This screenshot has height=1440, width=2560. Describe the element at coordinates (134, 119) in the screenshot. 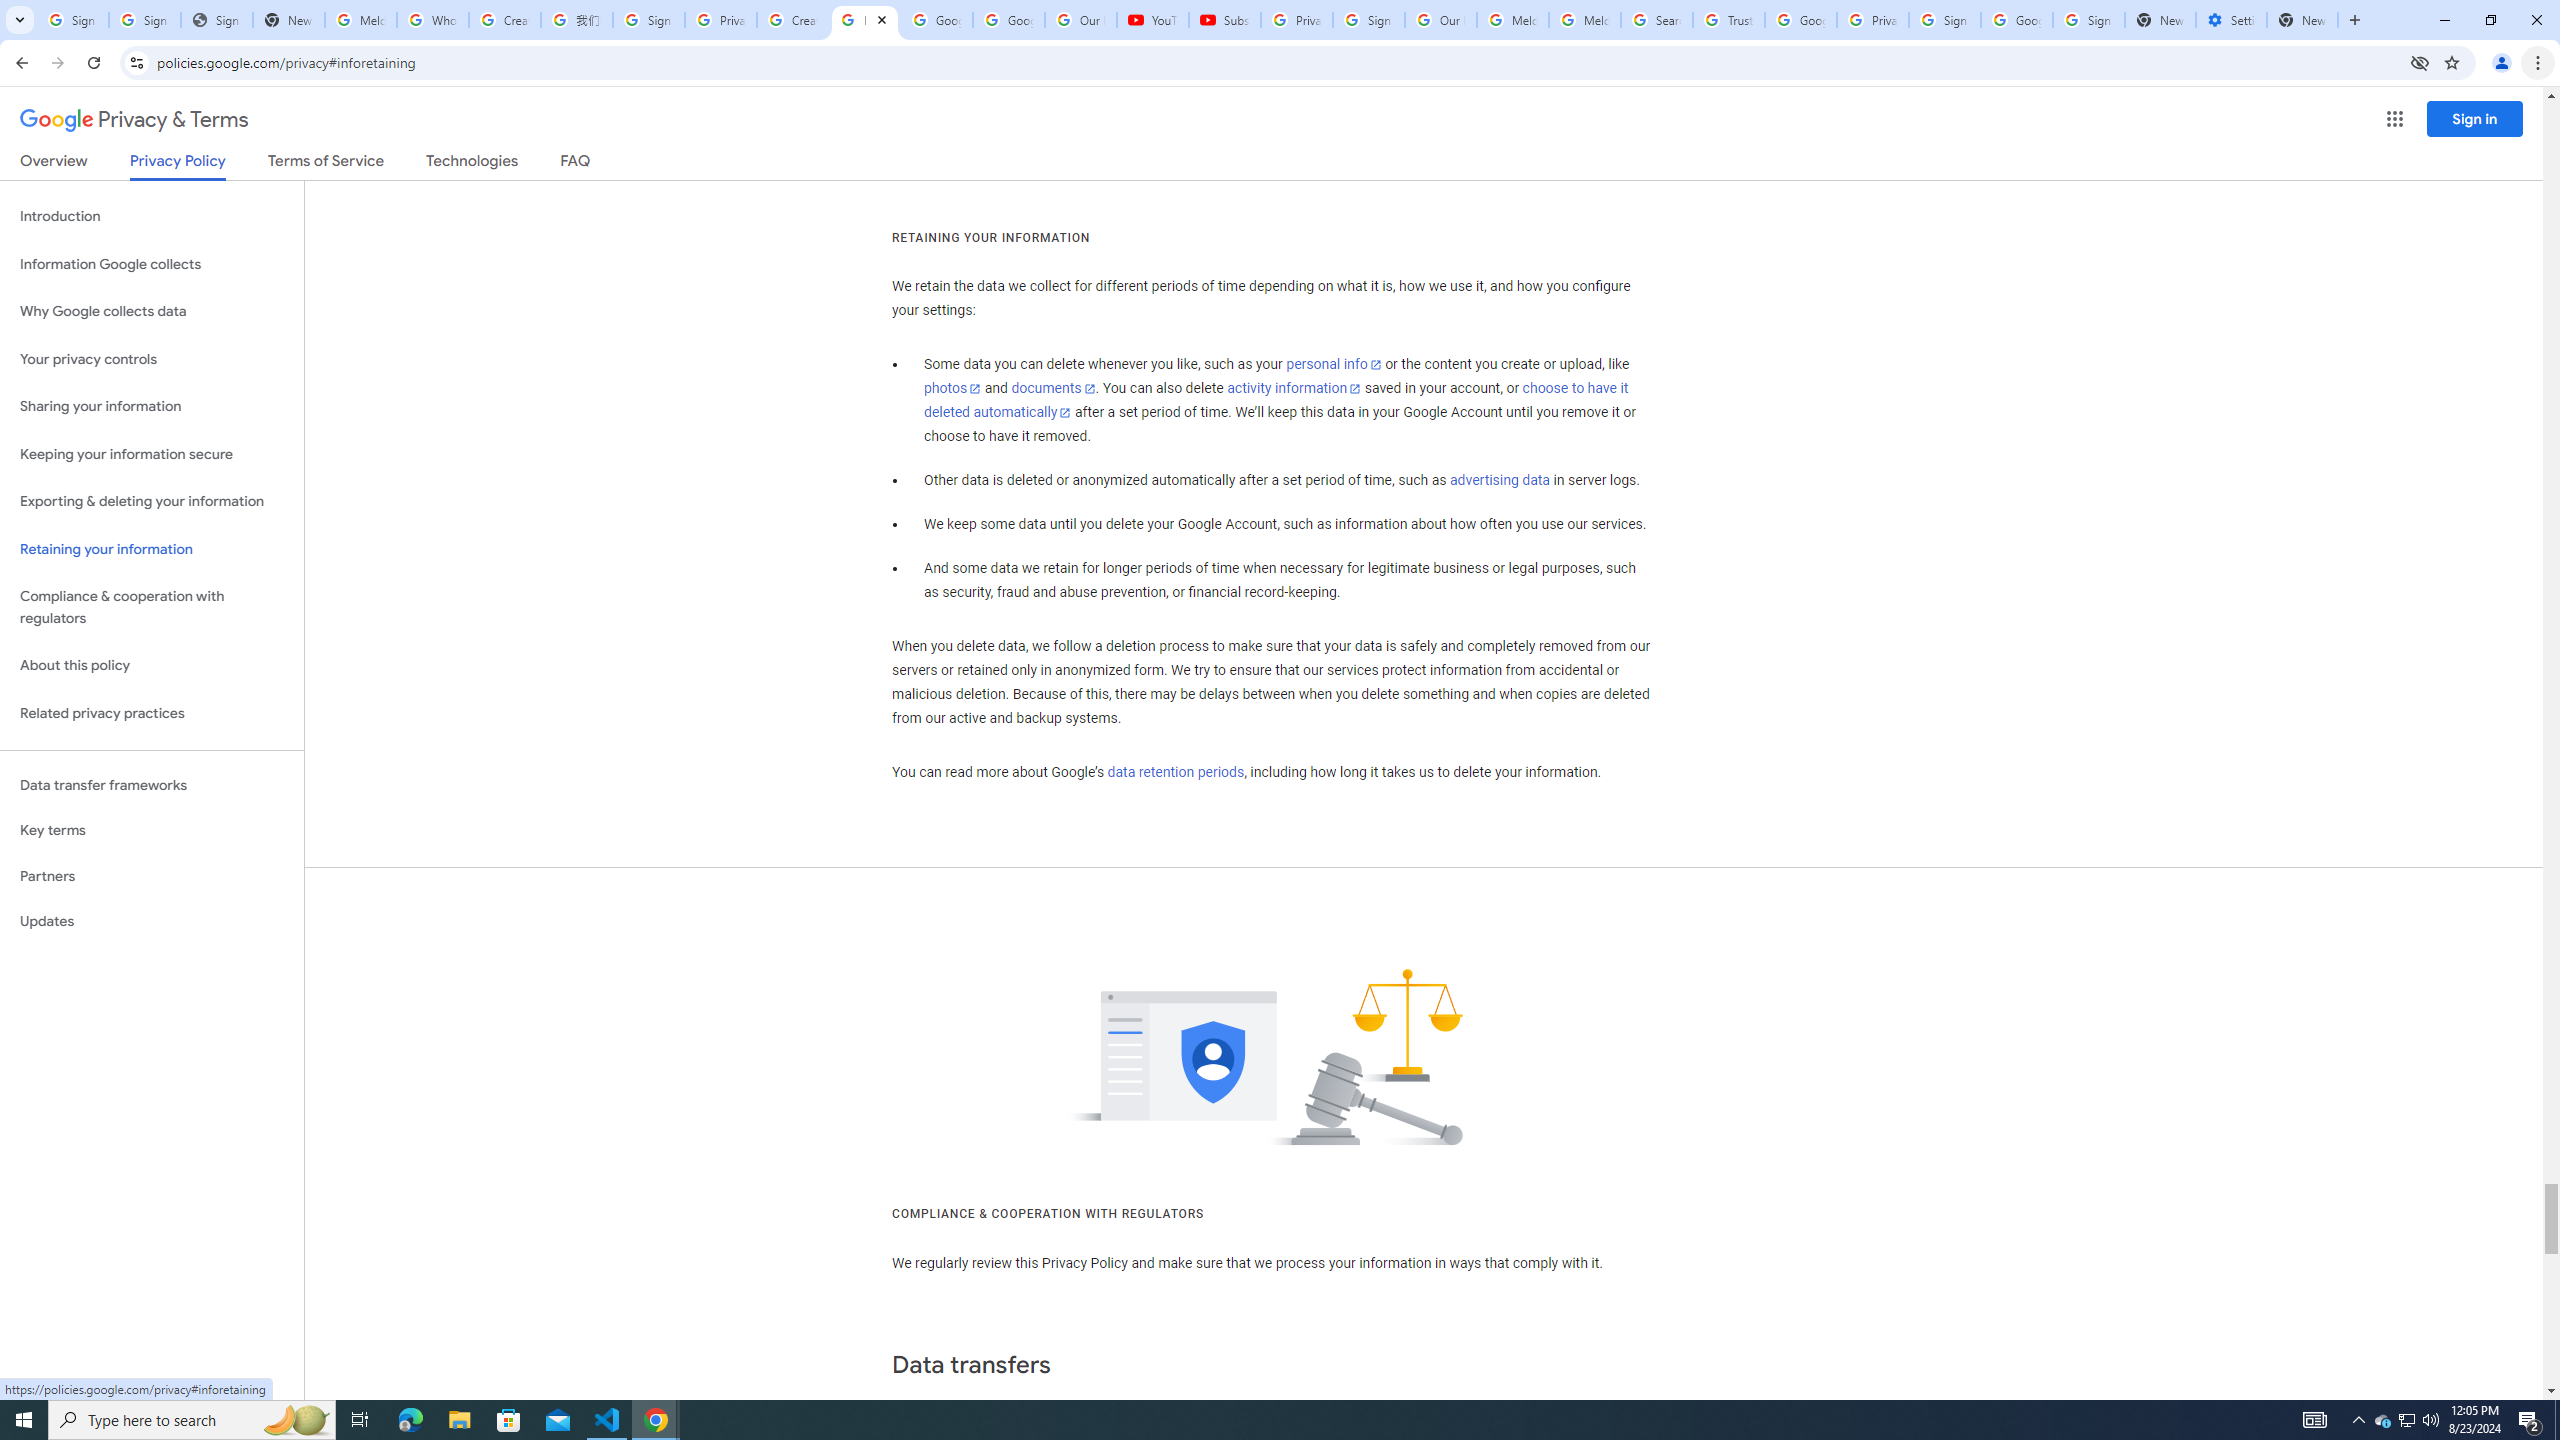

I see `'Privacy & Terms'` at that location.